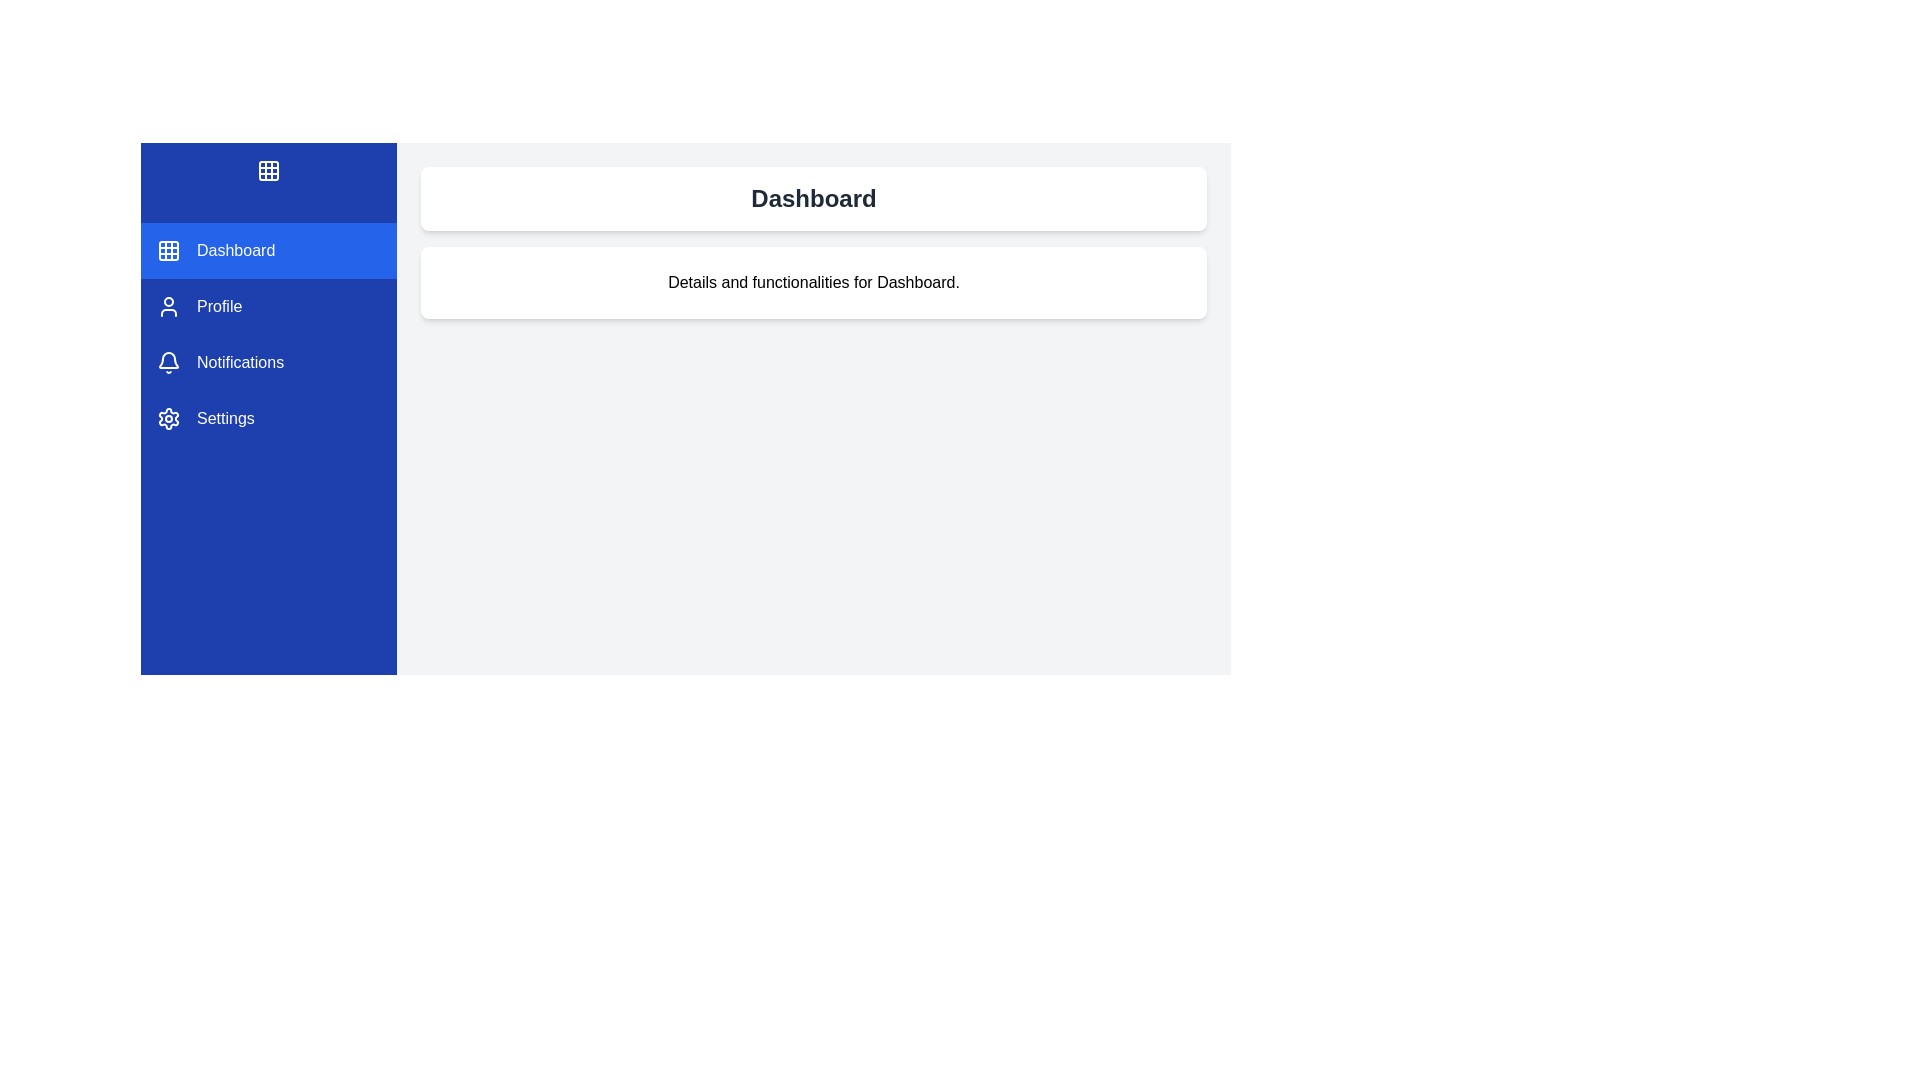  What do you see at coordinates (168, 362) in the screenshot?
I see `the bell-shaped notification icon located in the Notifications menu item on the left-hand side of the interface` at bounding box center [168, 362].